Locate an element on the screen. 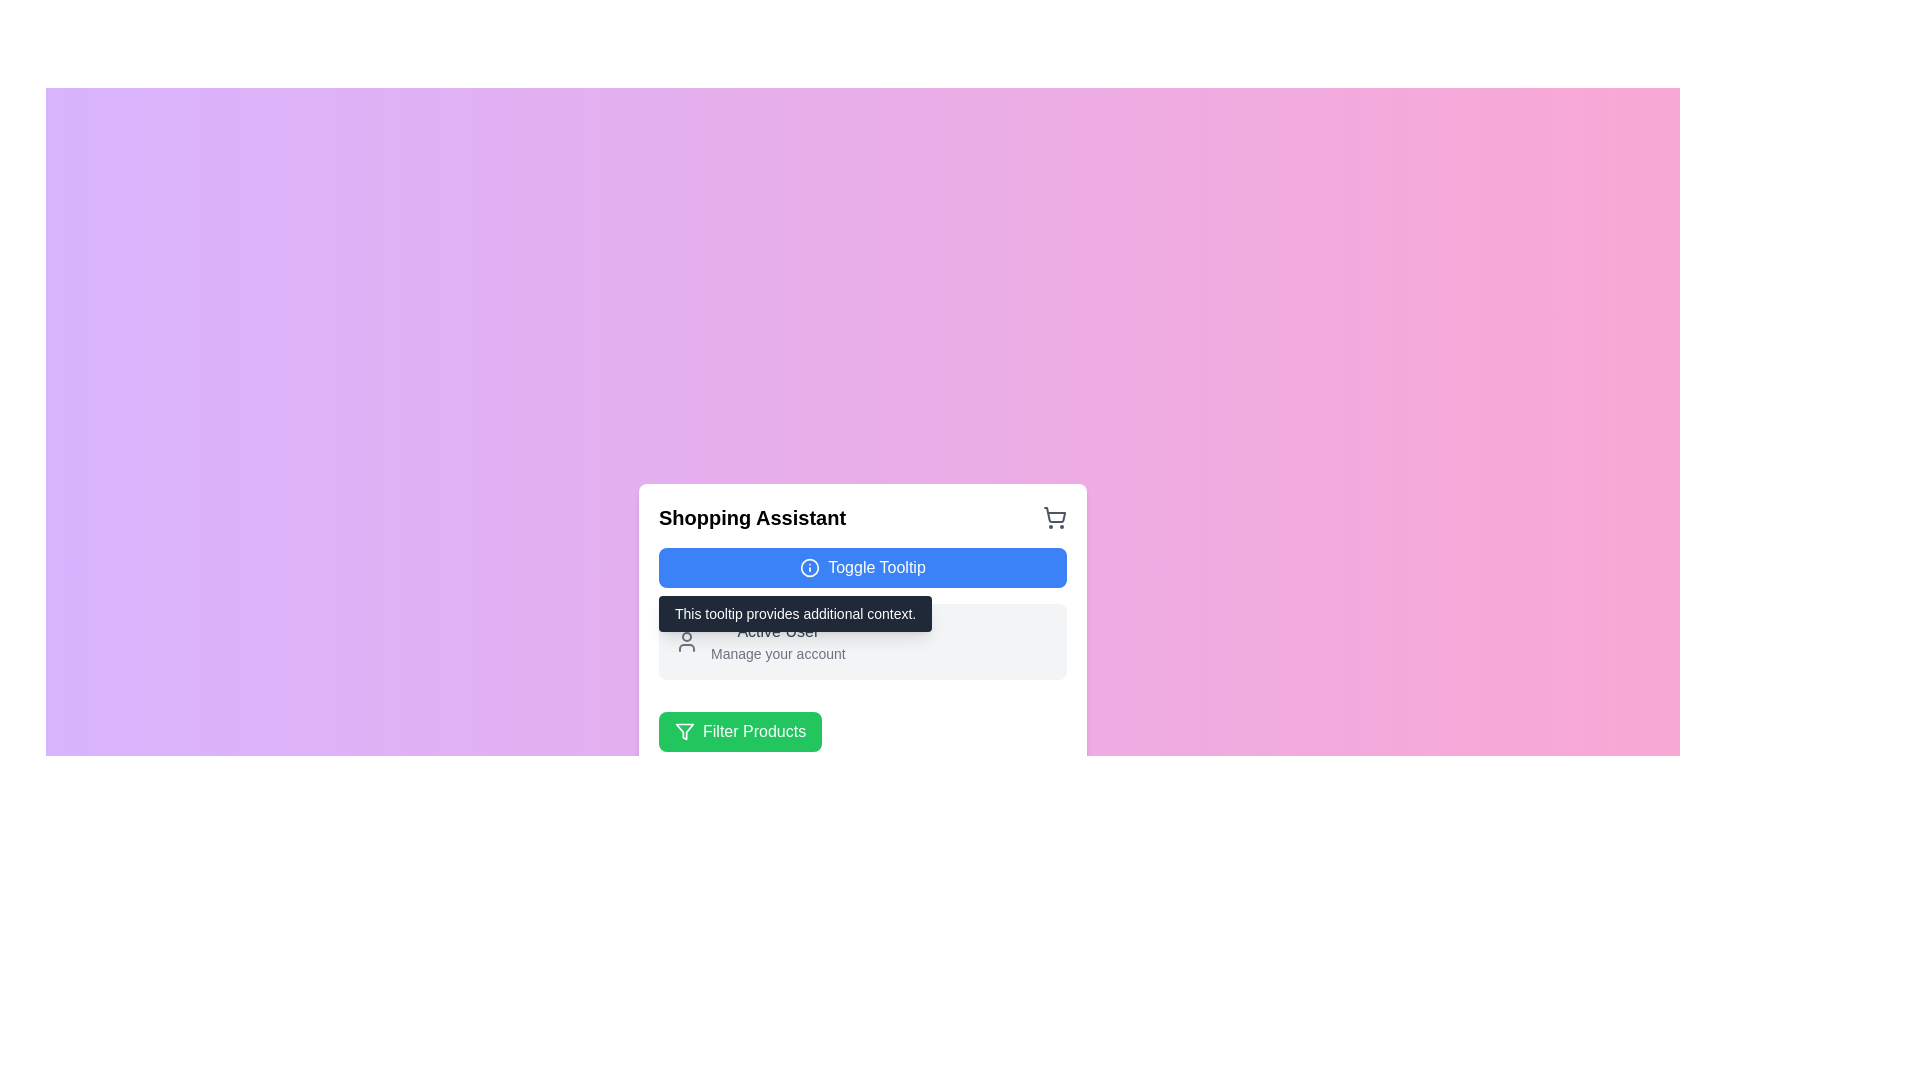 This screenshot has height=1080, width=1920. the small filter icon with a triangular funnel-like design, which is located to the left of the 'Filter Products' button on the lower part of the interface is located at coordinates (685, 732).